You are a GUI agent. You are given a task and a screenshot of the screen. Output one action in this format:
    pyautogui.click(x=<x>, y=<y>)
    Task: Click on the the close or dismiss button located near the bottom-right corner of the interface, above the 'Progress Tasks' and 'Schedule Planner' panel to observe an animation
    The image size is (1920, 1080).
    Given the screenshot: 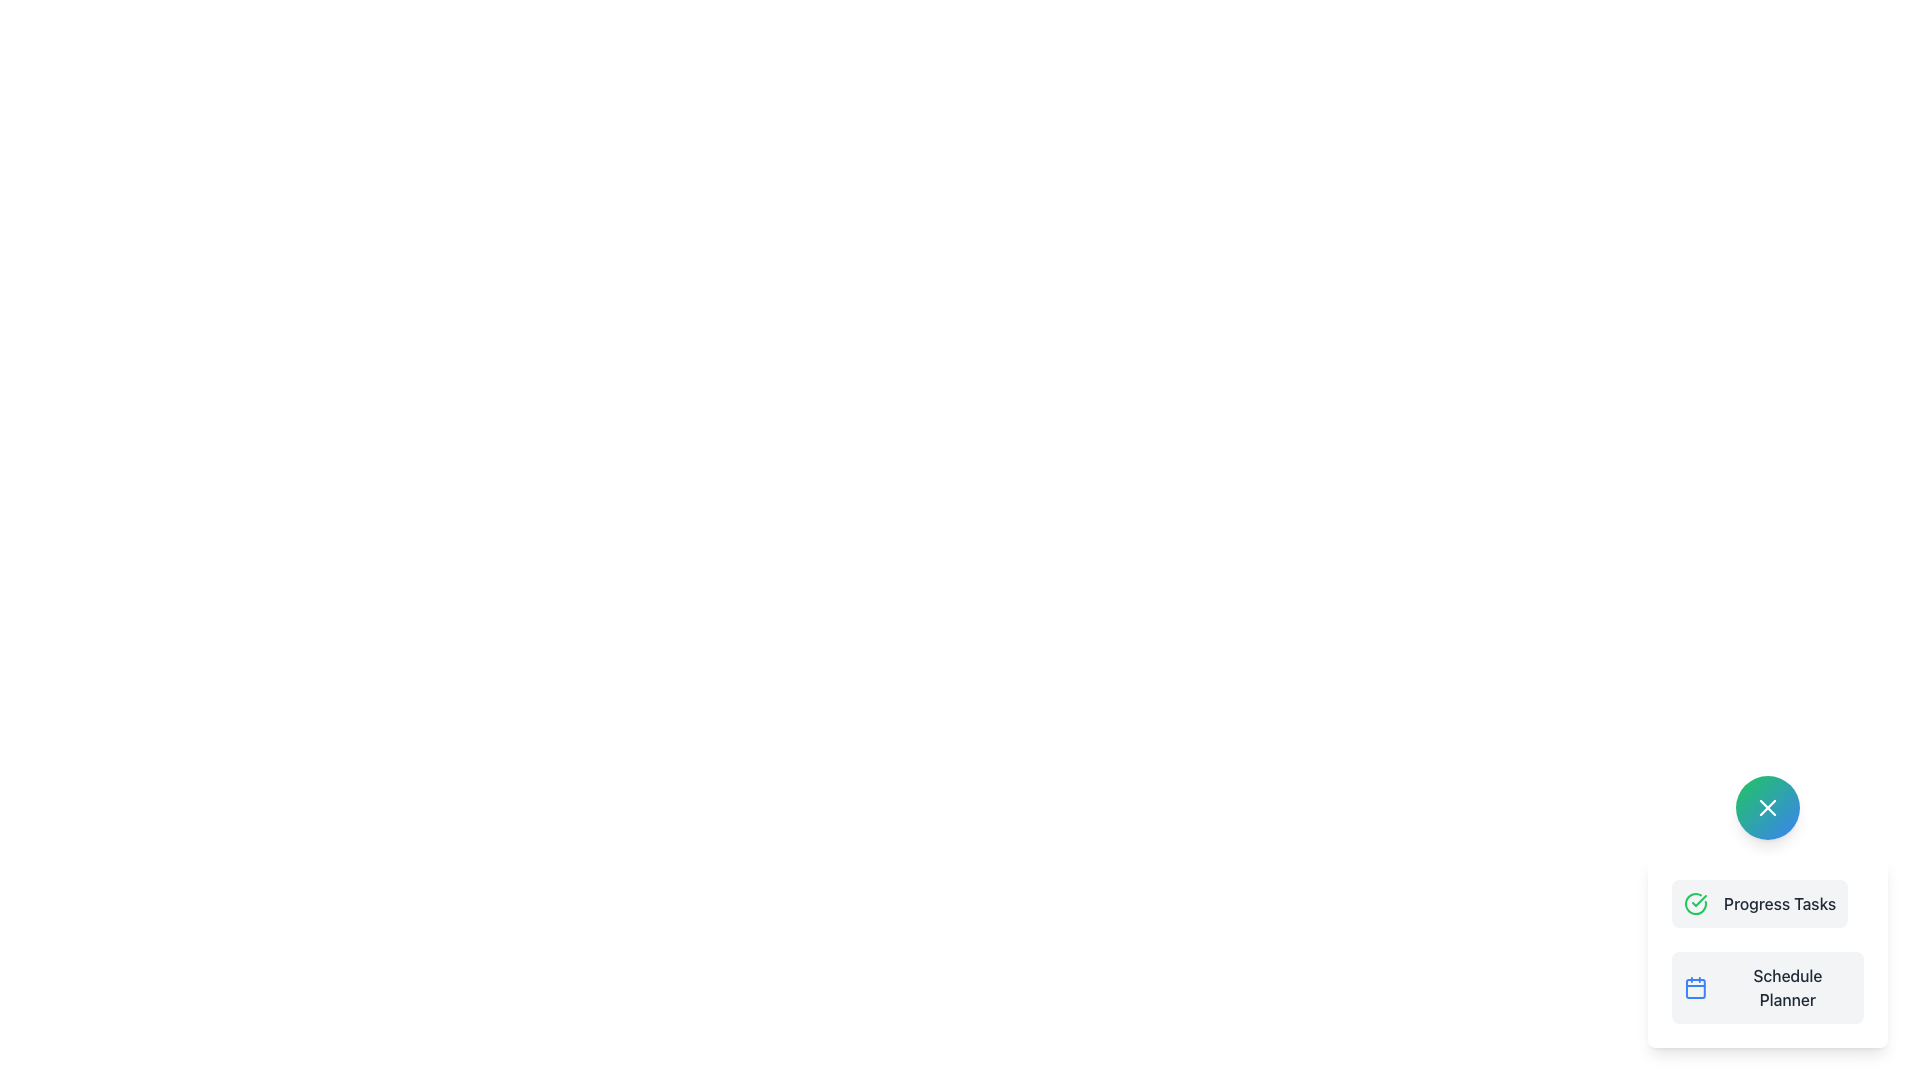 What is the action you would take?
    pyautogui.click(x=1767, y=806)
    